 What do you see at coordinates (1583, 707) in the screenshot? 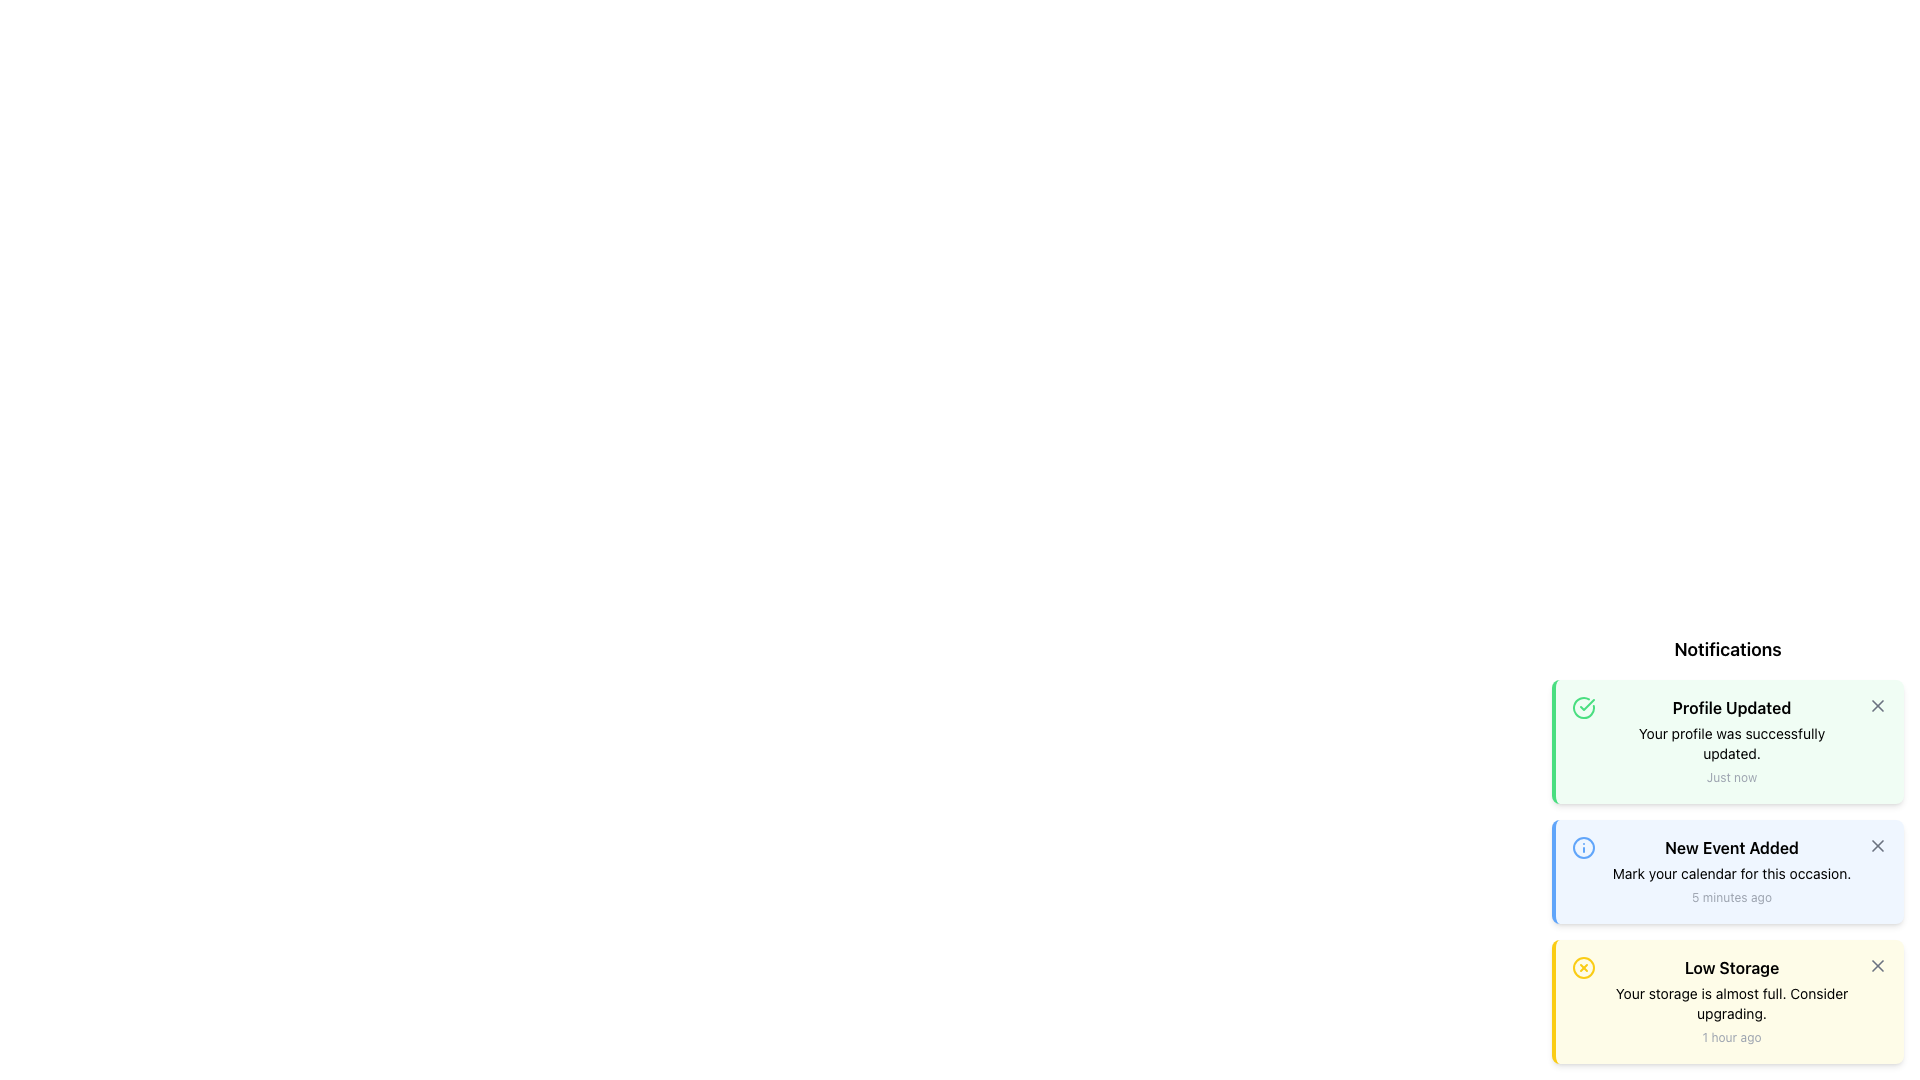
I see `the success status icon located in the top-left corner of the first notification card, adjacent to the text 'Profile Updated'` at bounding box center [1583, 707].